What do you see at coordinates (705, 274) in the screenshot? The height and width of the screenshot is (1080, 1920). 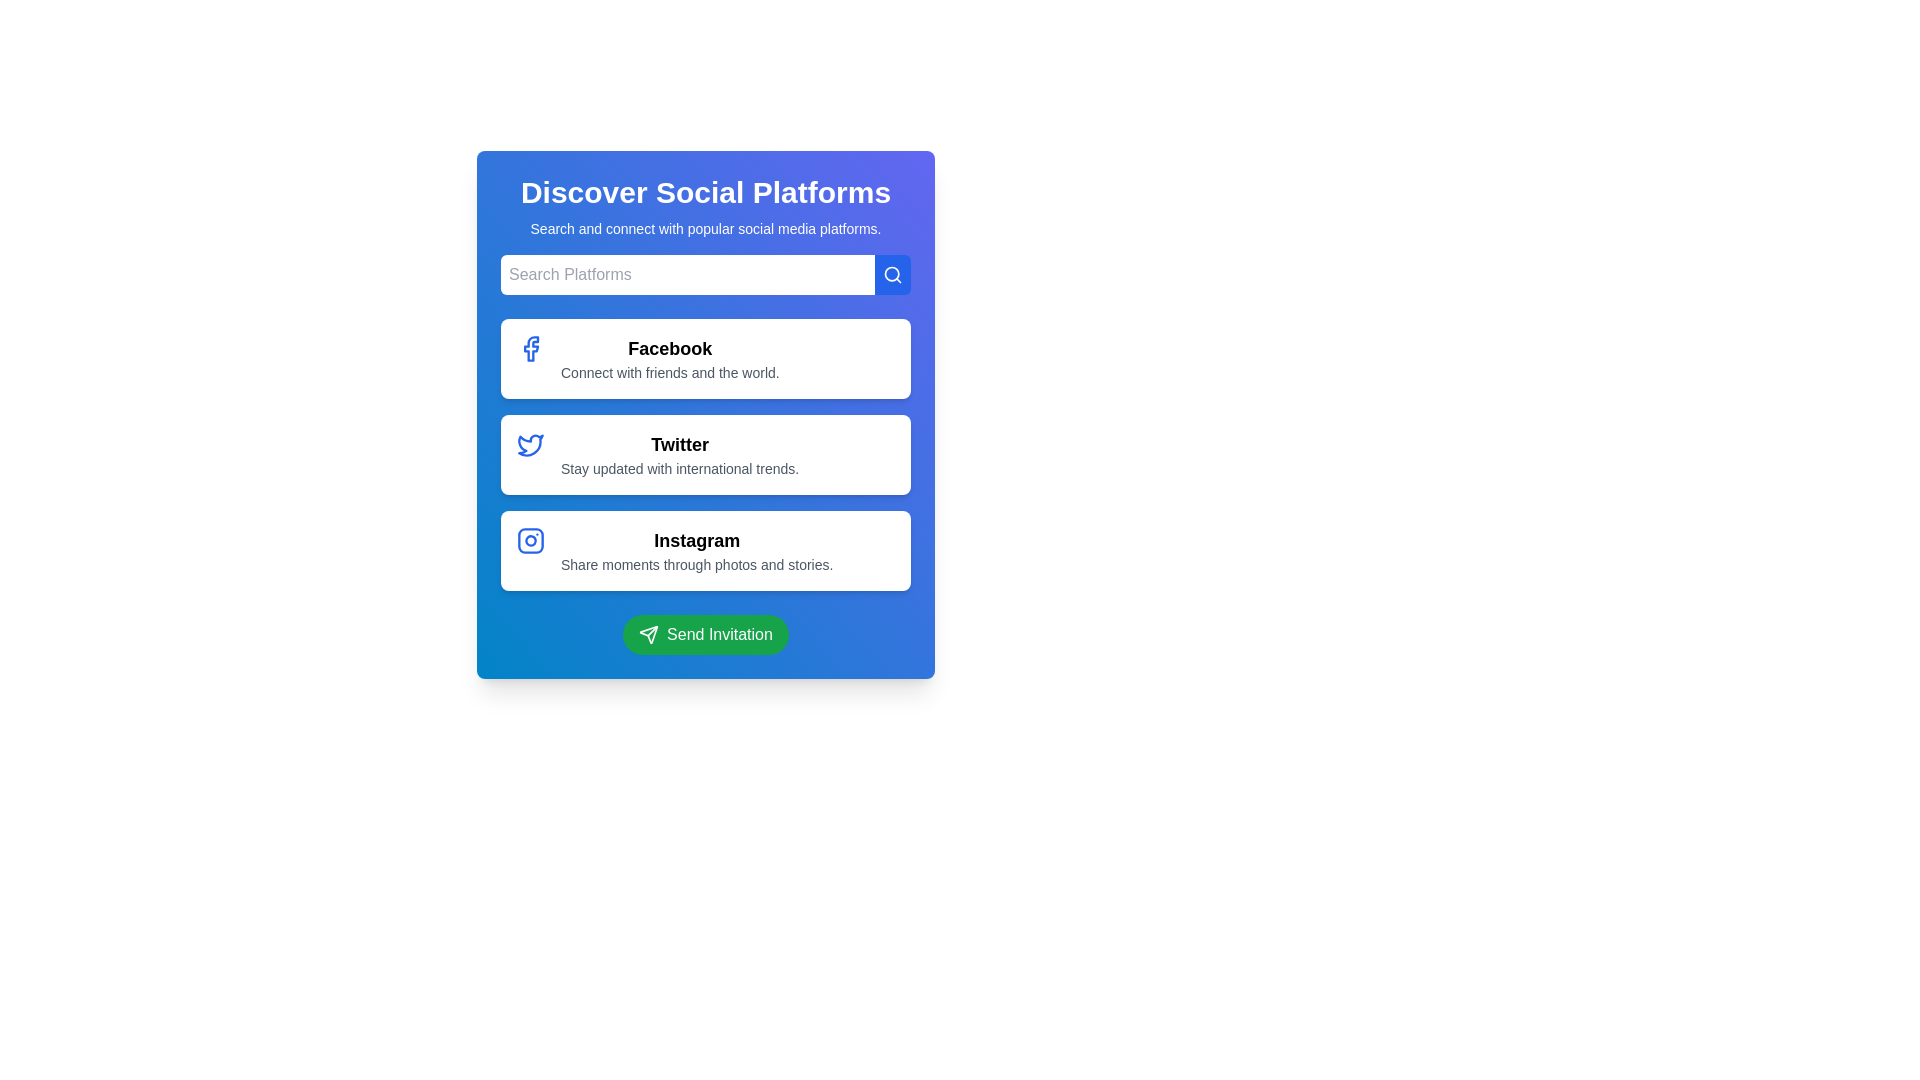 I see `the input field of the Search Bar located below the title 'Discover Social Platforms' and the subtitle 'Search and connect with popular social media platforms.'` at bounding box center [705, 274].